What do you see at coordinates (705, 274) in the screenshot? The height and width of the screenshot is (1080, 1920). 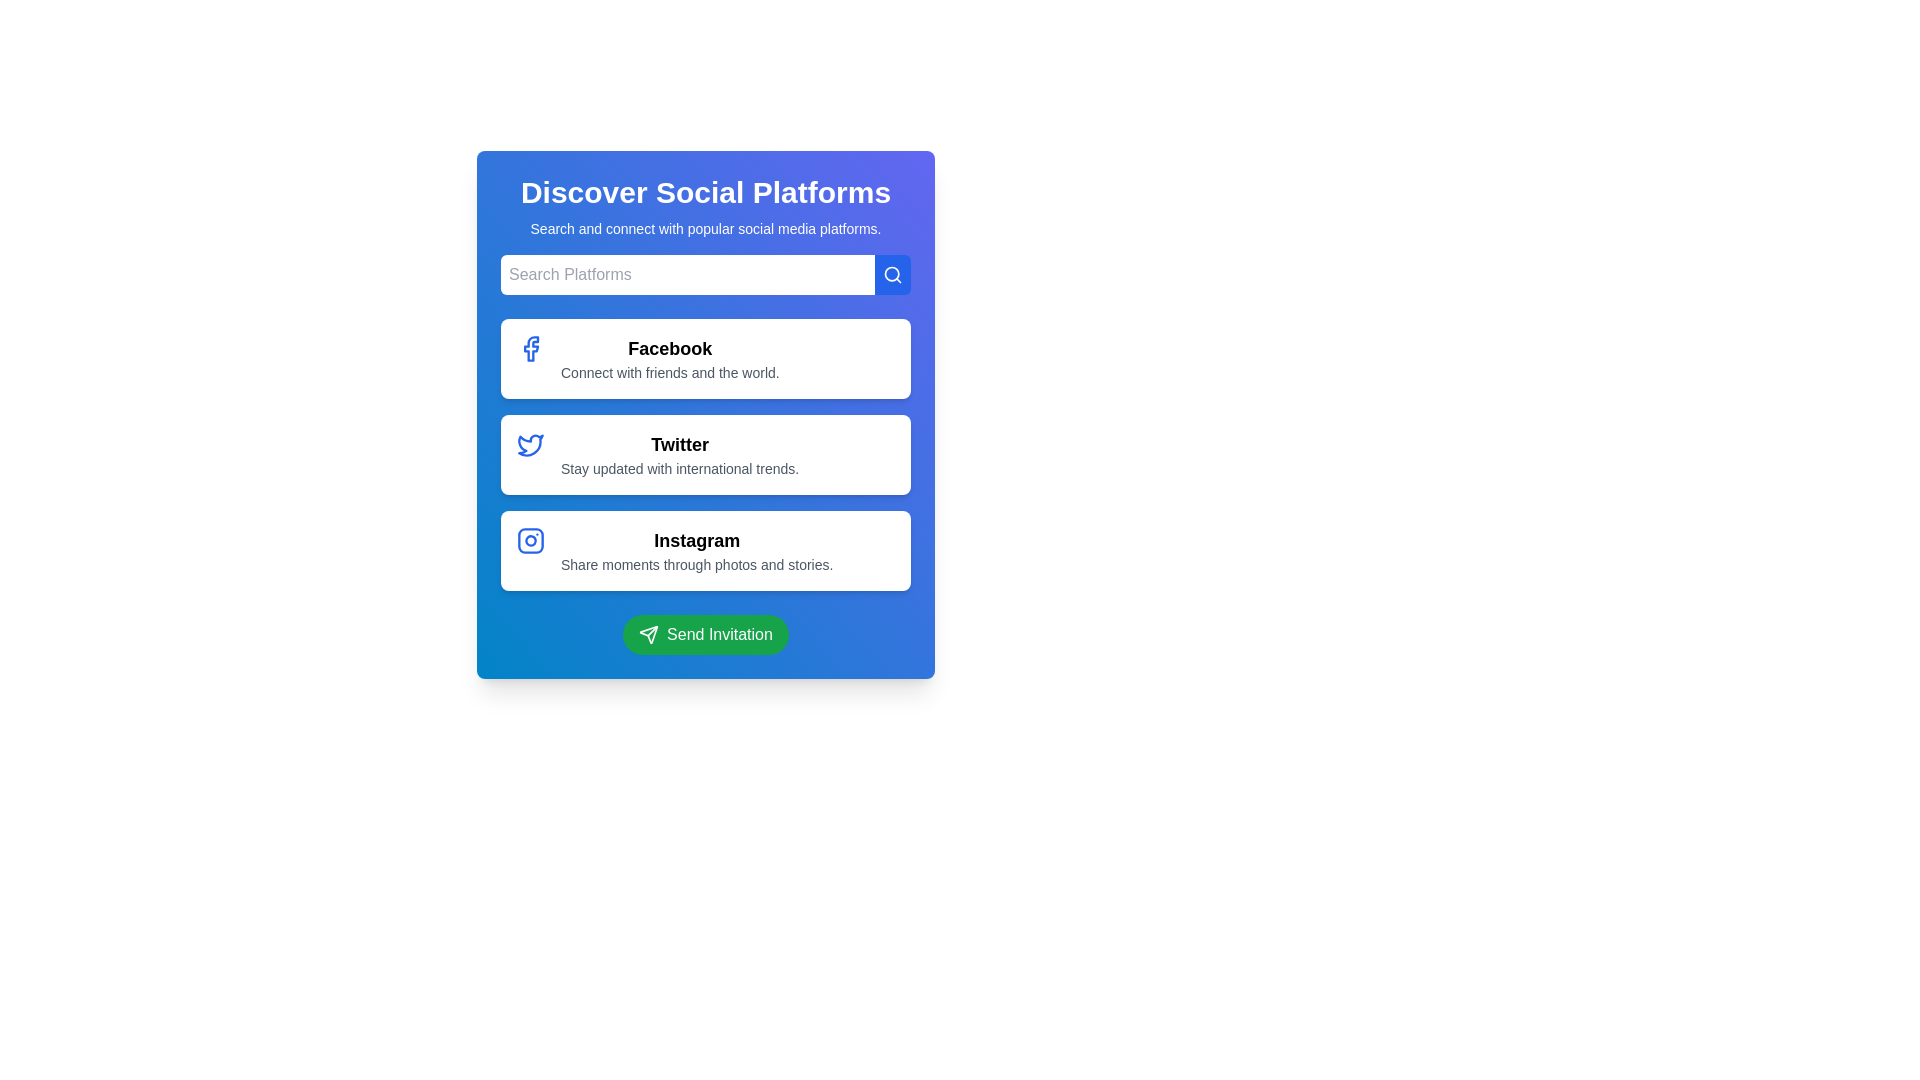 I see `the input field of the Search Bar located below the title 'Discover Social Platforms' and the subtitle 'Search and connect with popular social media platforms.'` at bounding box center [705, 274].